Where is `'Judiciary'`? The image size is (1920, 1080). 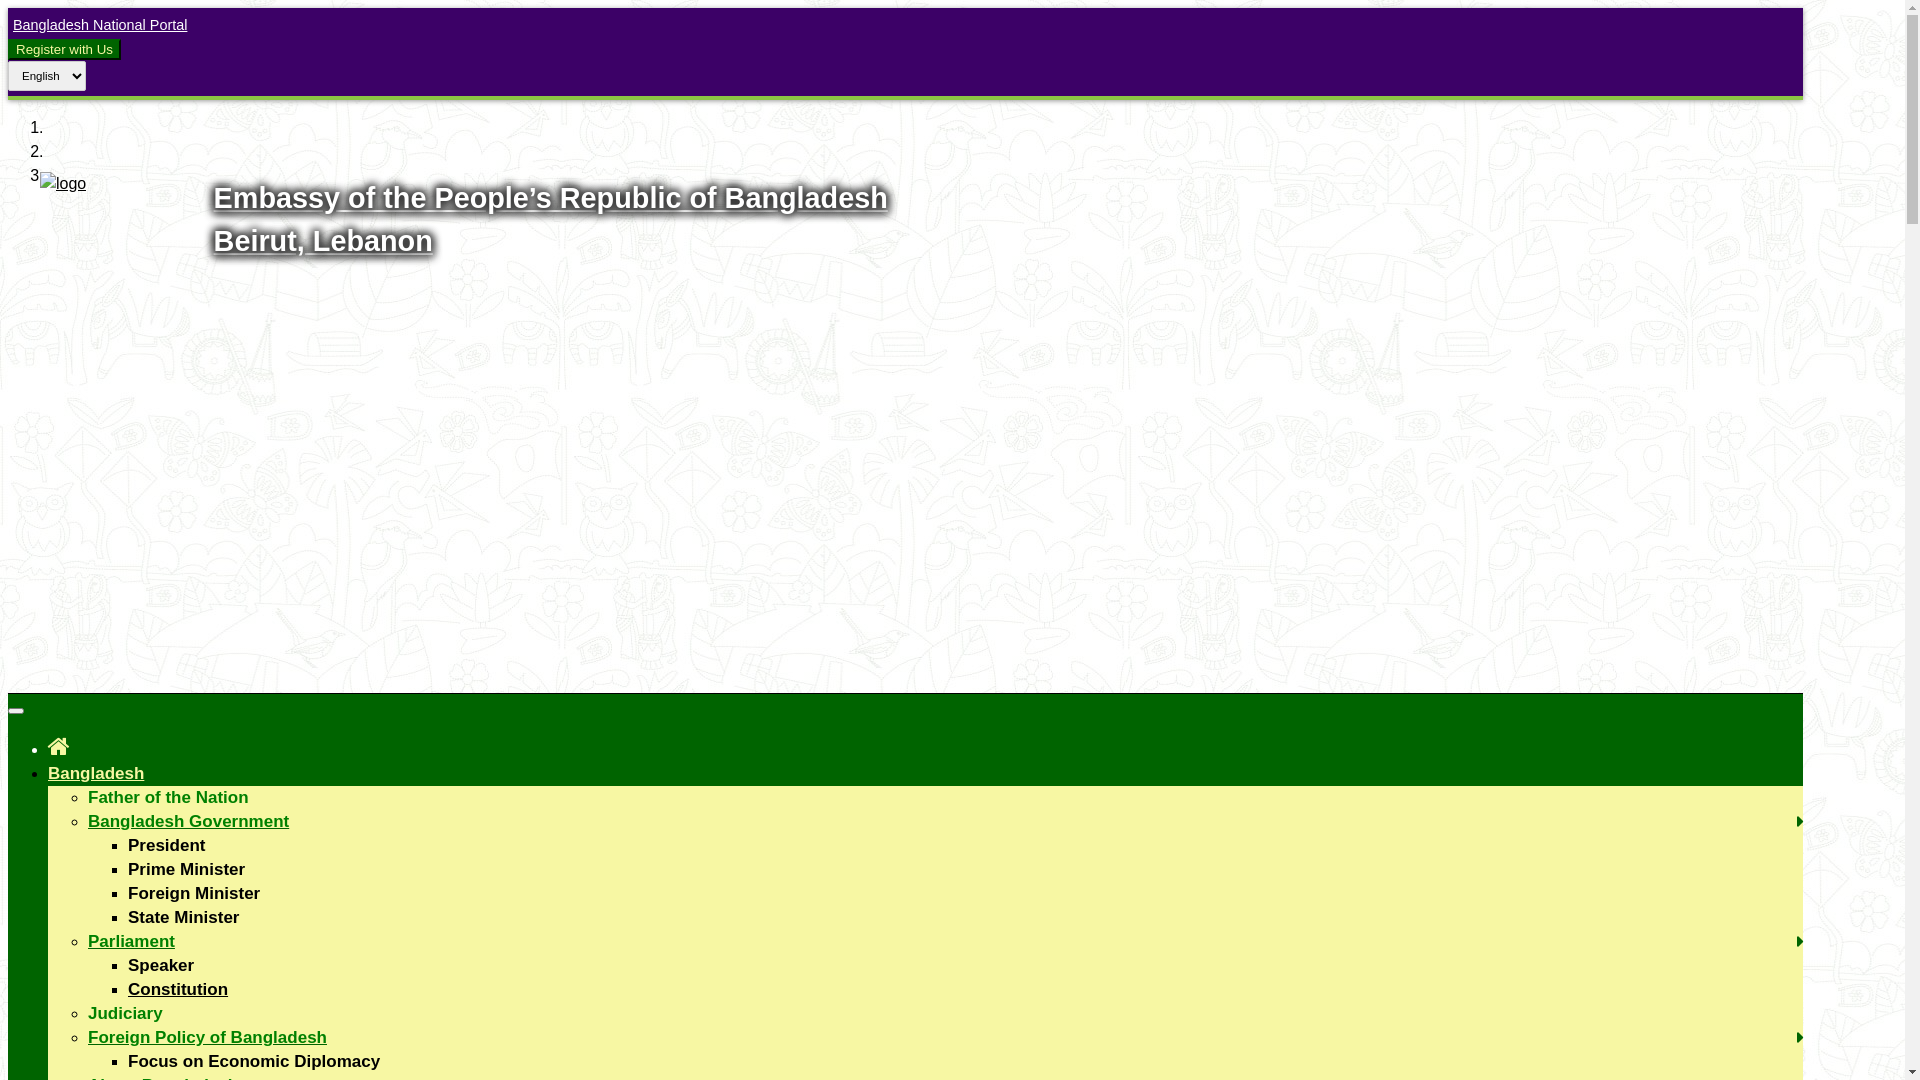 'Judiciary' is located at coordinates (86, 1013).